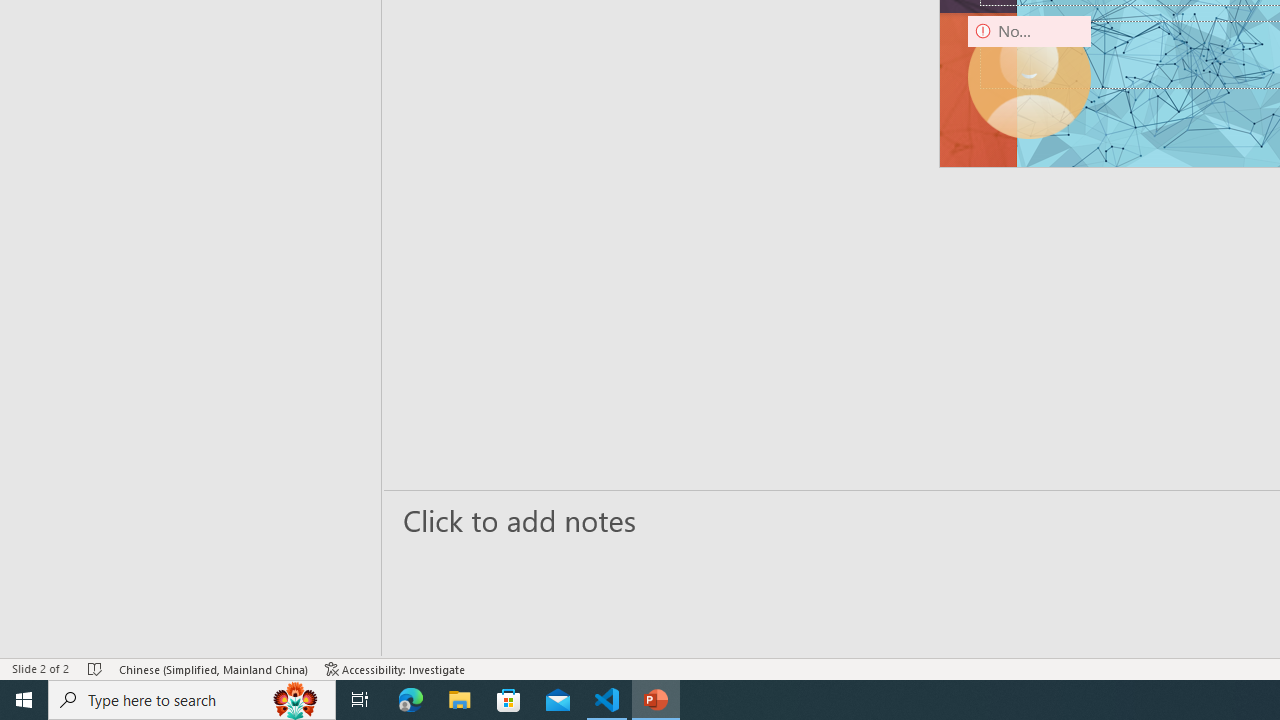 Image resolution: width=1280 pixels, height=720 pixels. I want to click on 'Spell Check No Errors', so click(95, 669).